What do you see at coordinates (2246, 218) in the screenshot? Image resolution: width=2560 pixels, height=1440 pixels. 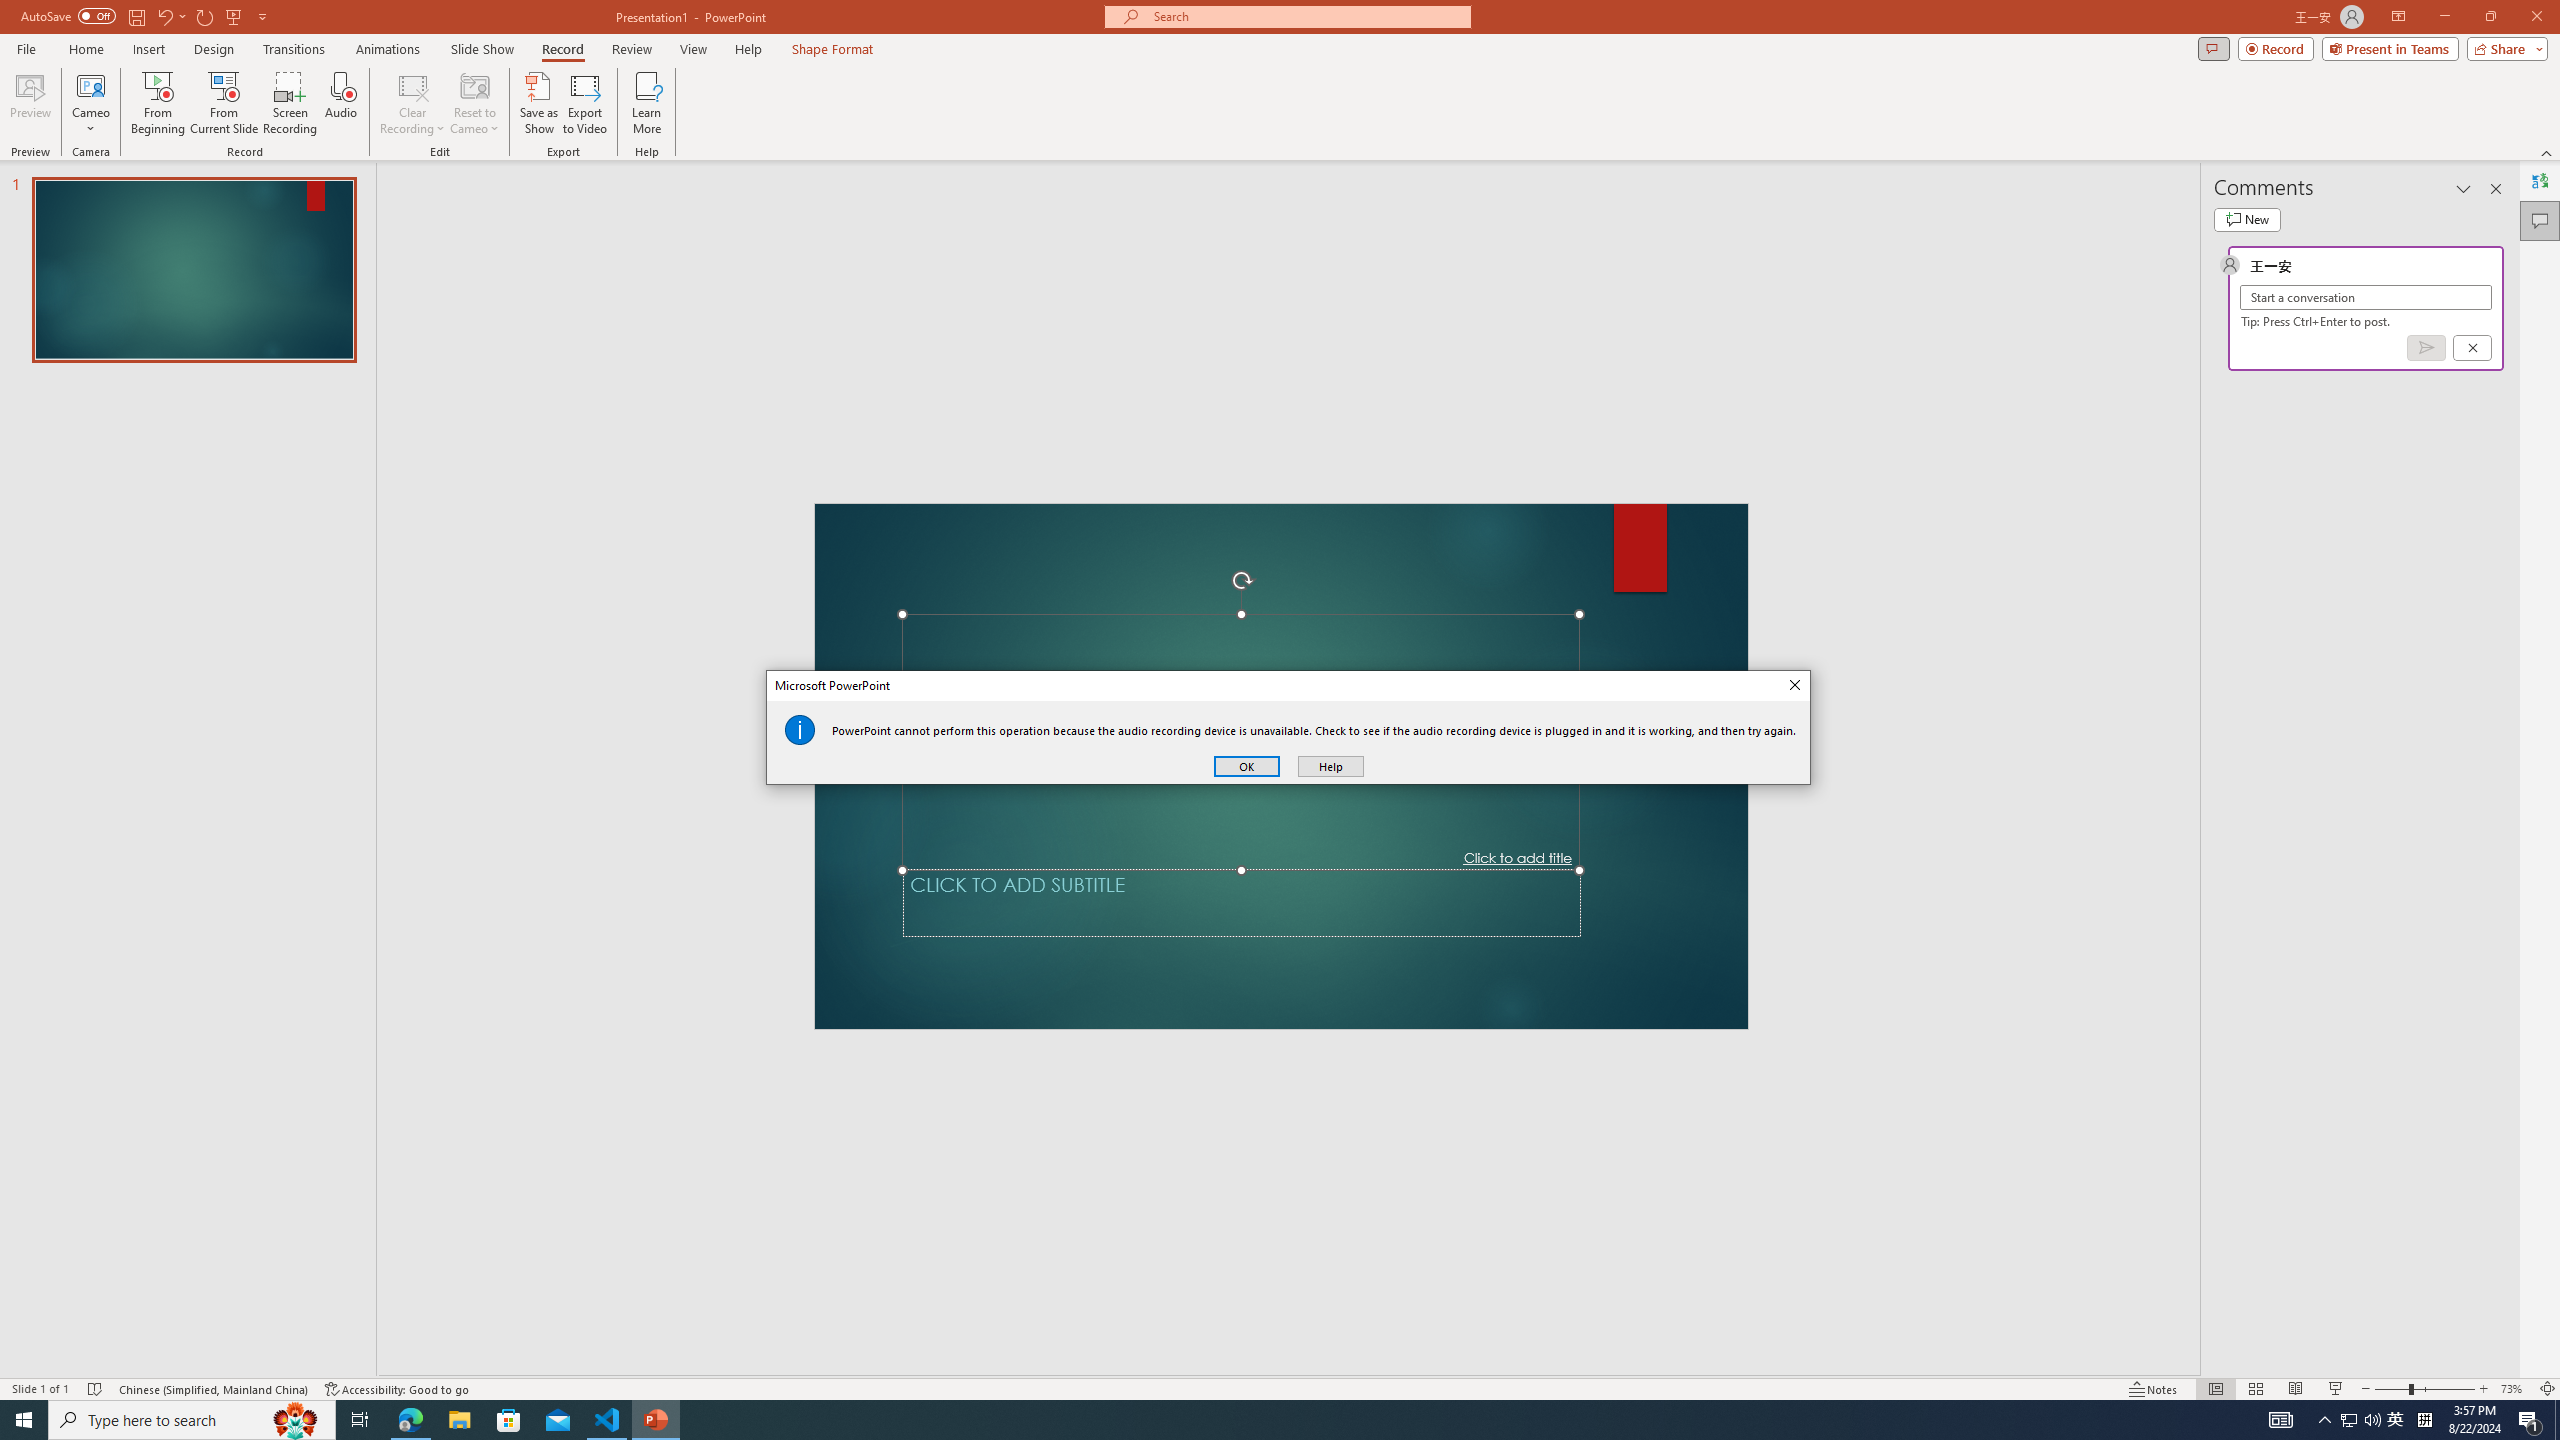 I see `'New comment'` at bounding box center [2246, 218].